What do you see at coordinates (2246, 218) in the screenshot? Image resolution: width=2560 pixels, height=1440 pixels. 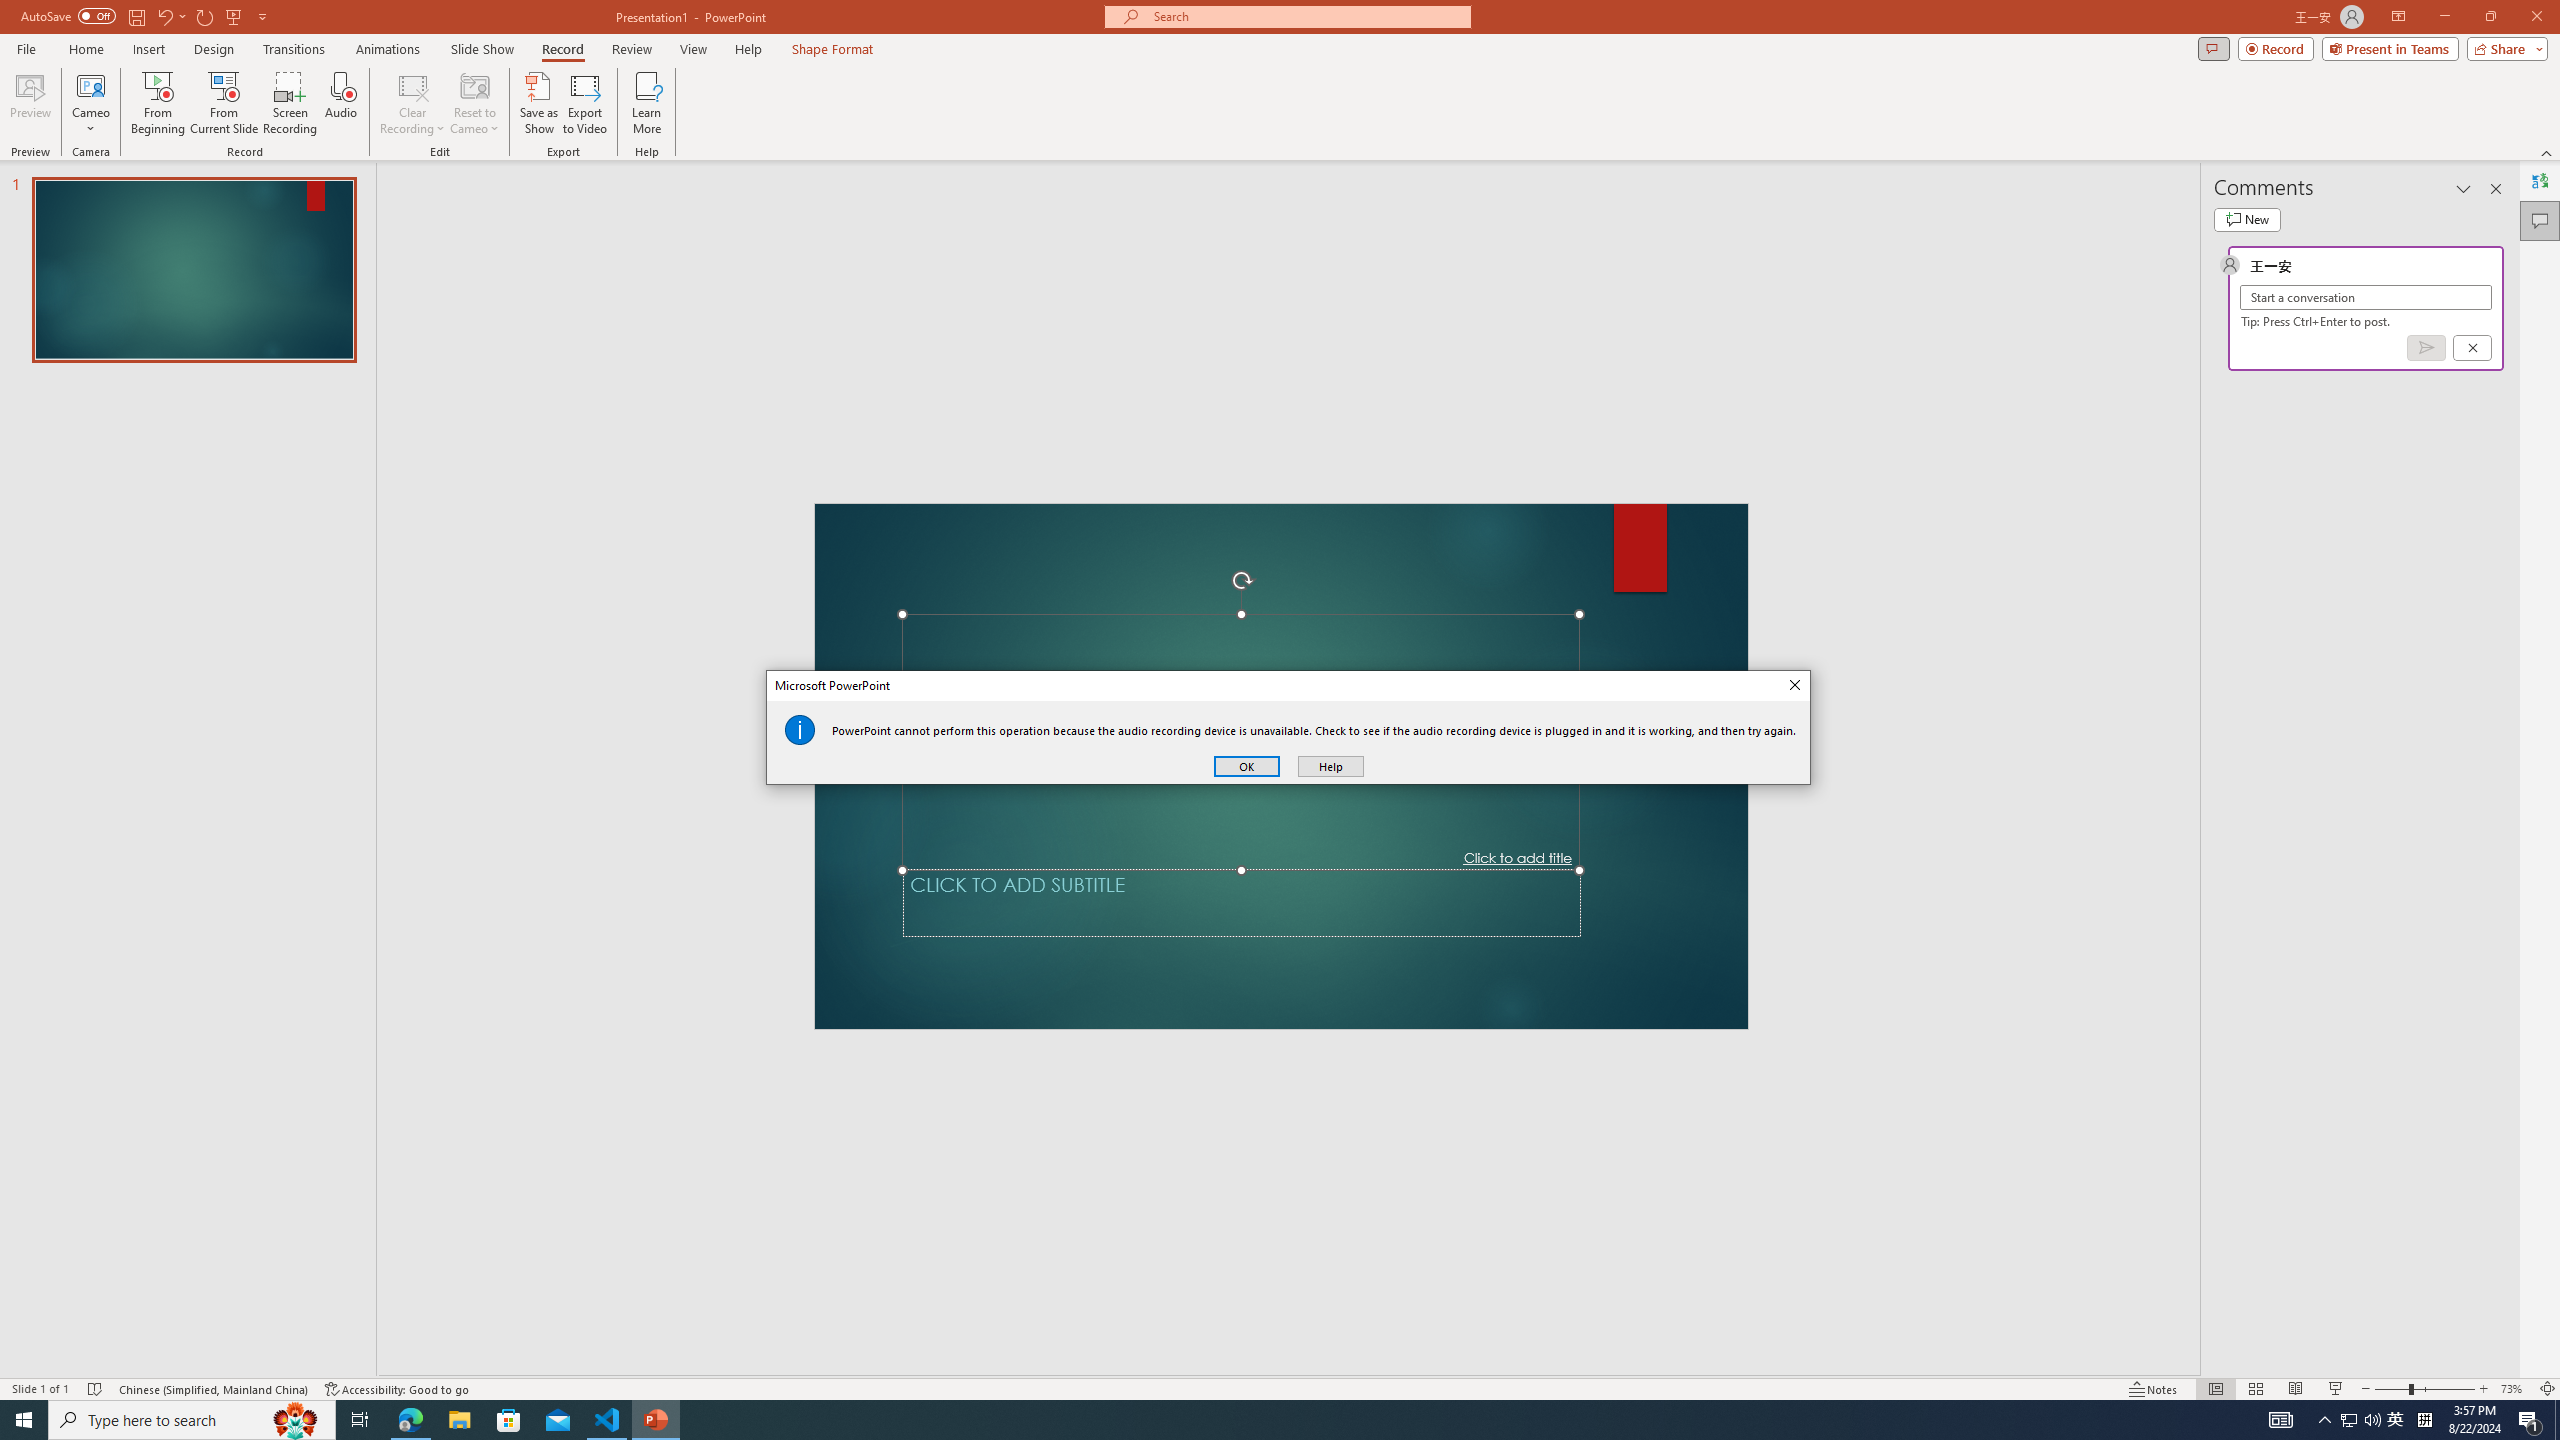 I see `'New comment'` at bounding box center [2246, 218].